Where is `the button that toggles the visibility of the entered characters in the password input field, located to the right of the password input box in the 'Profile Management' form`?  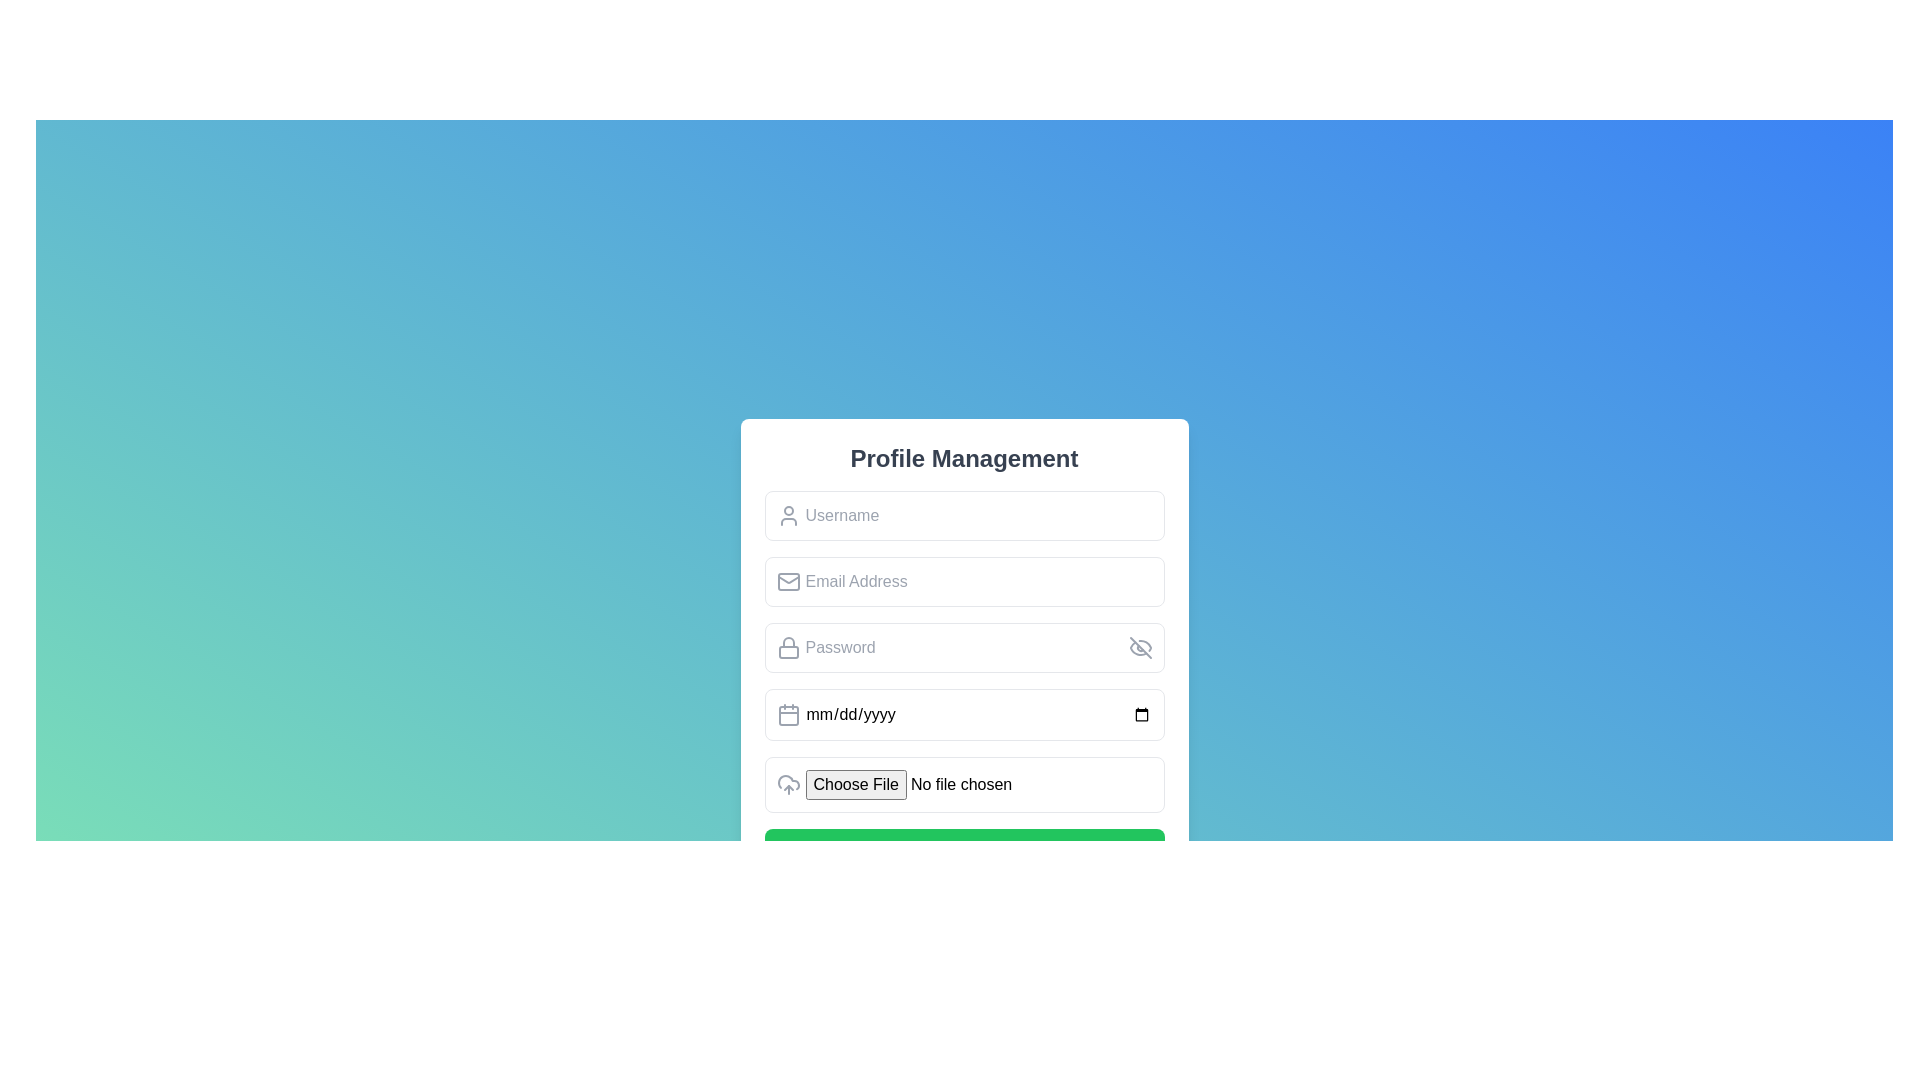
the button that toggles the visibility of the entered characters in the password input field, located to the right of the password input box in the 'Profile Management' form is located at coordinates (1140, 648).